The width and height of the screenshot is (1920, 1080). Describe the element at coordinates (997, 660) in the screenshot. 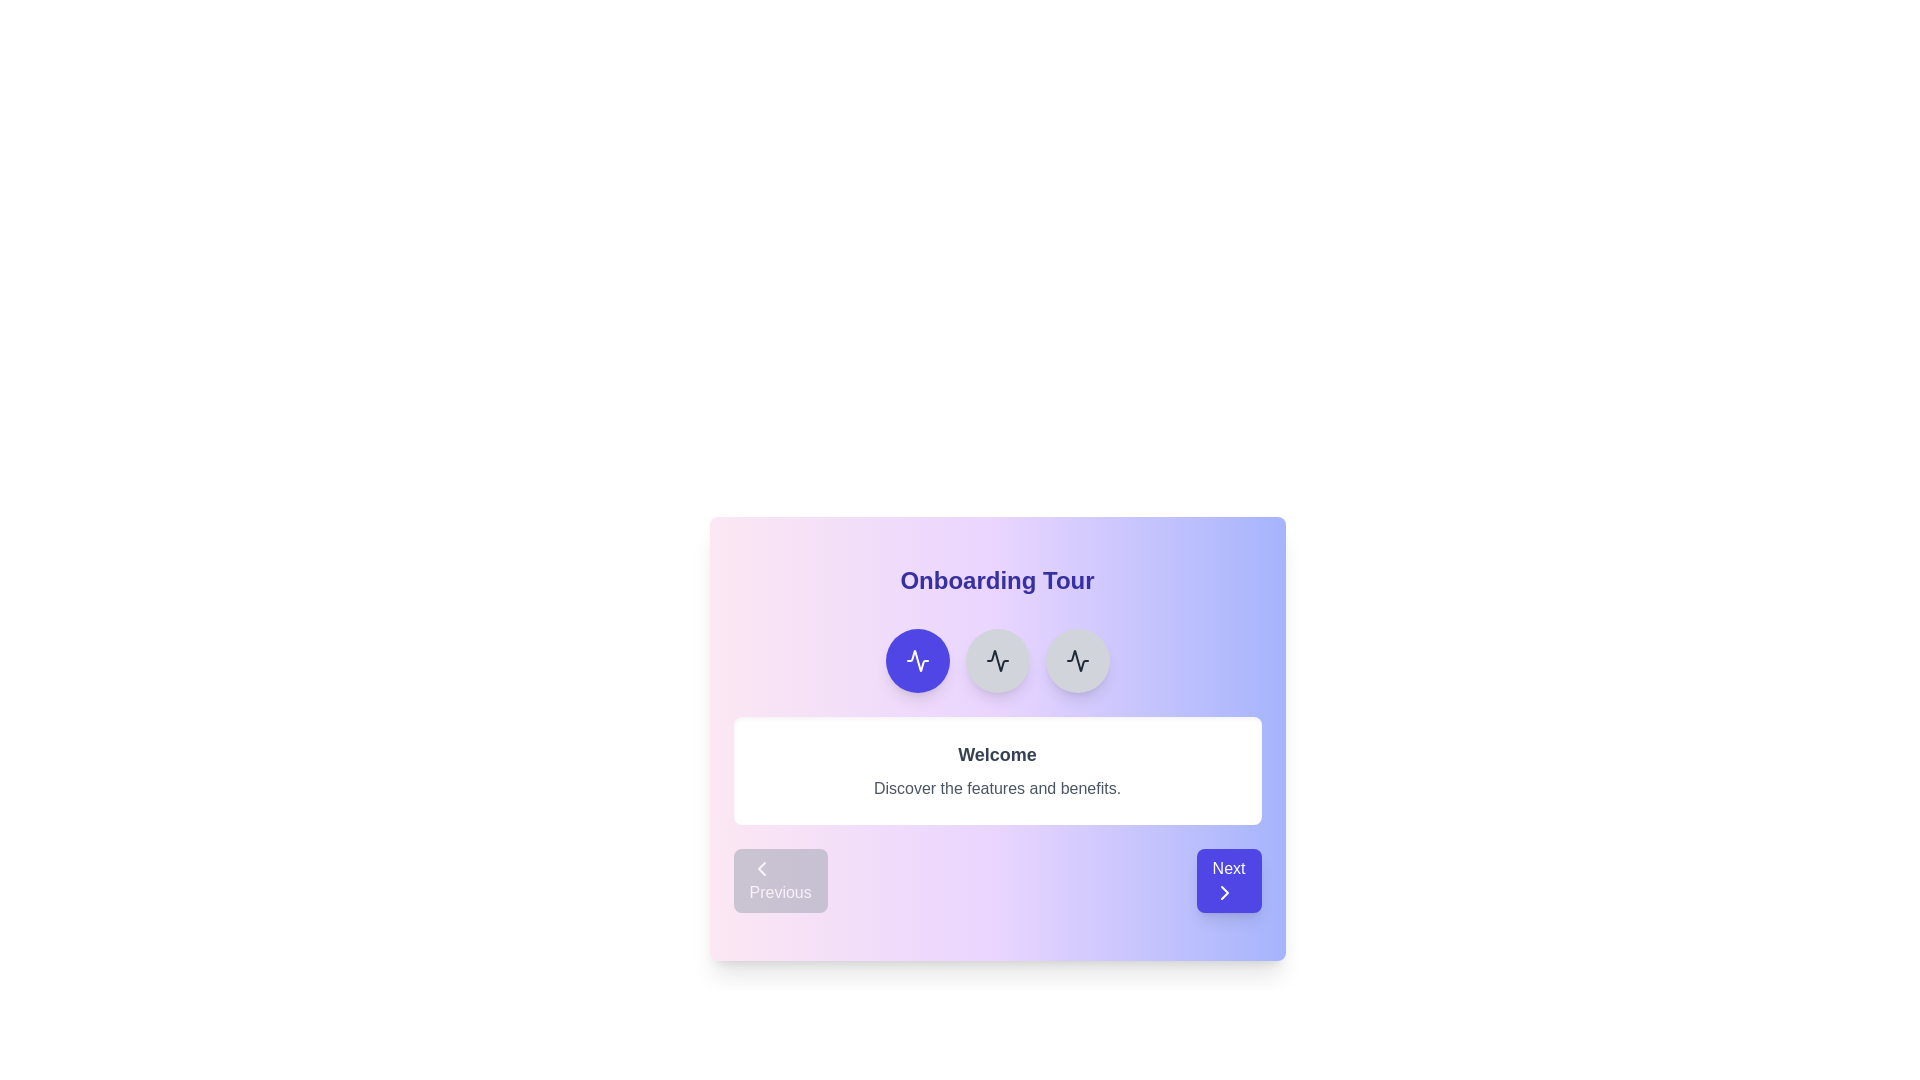

I see `the circular button with a gray background and a pulse icon` at that location.